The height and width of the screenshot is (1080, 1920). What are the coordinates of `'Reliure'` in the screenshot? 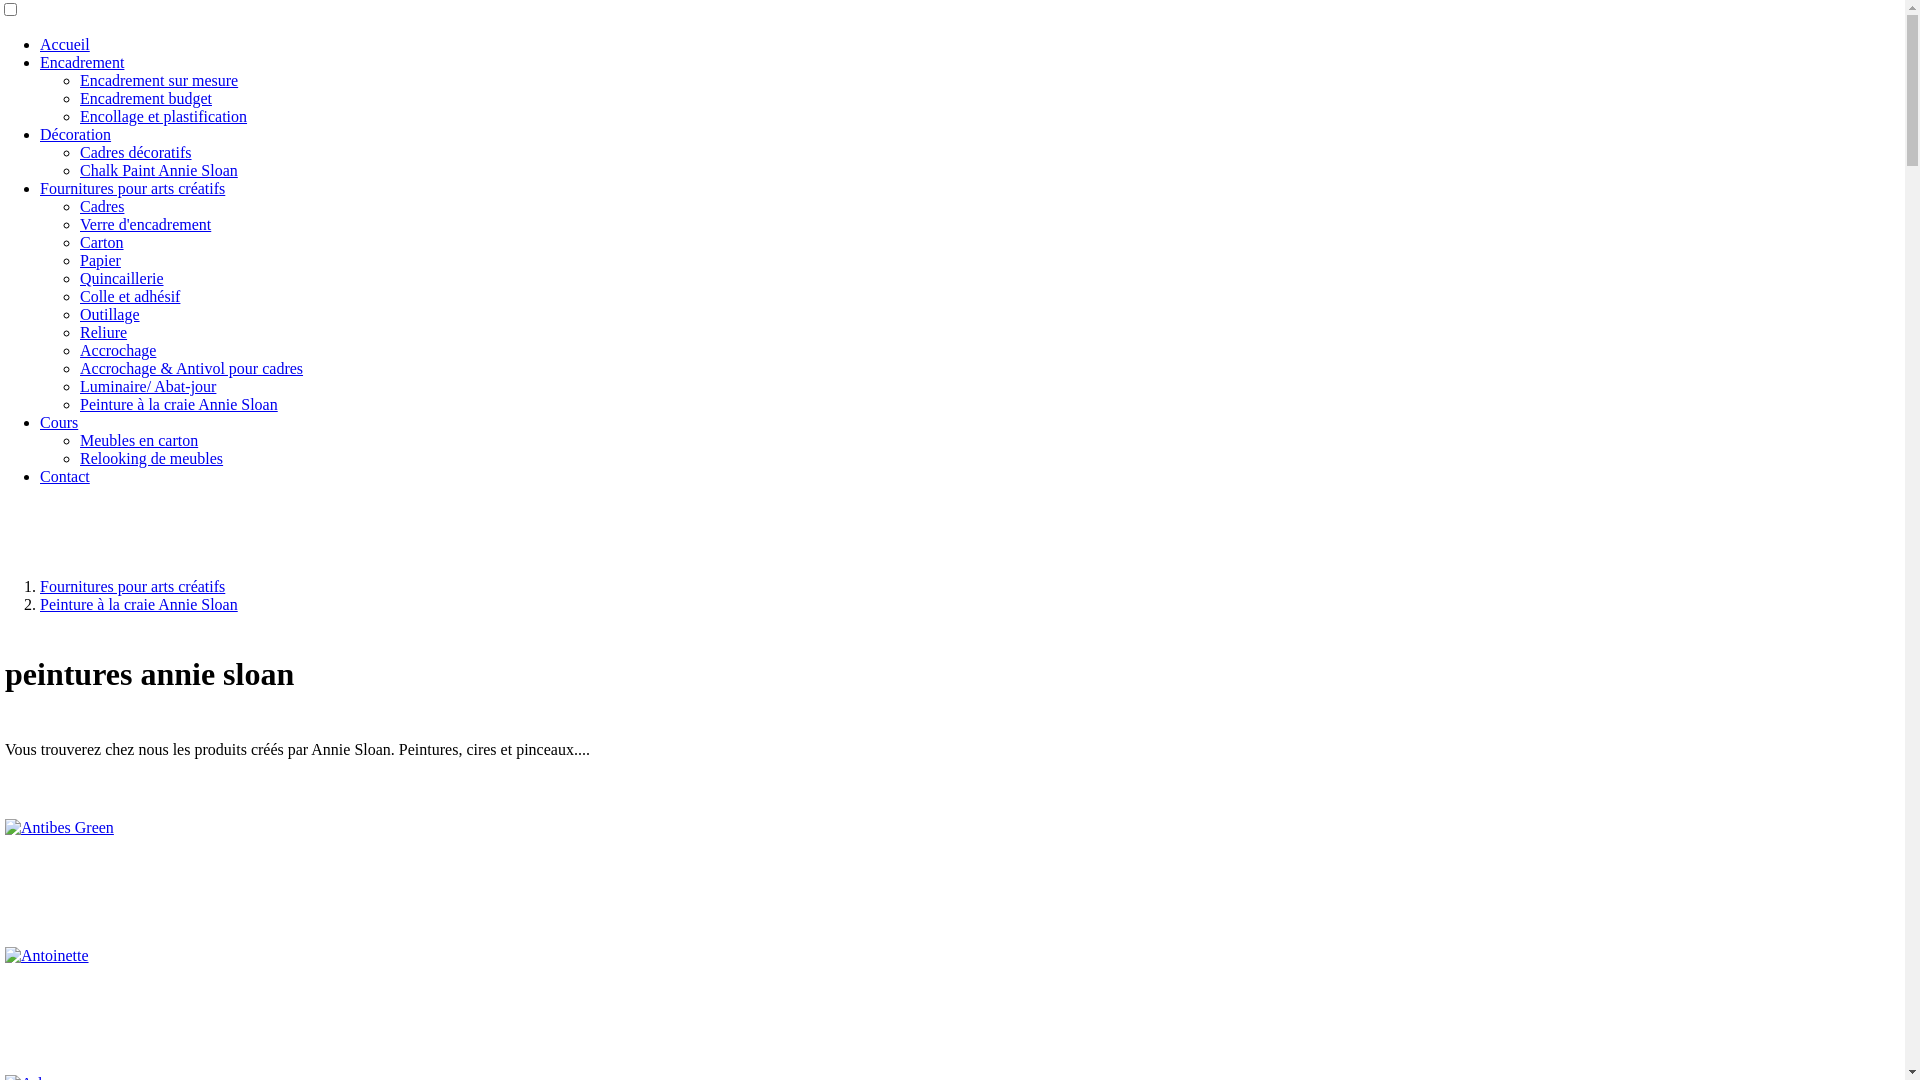 It's located at (80, 331).